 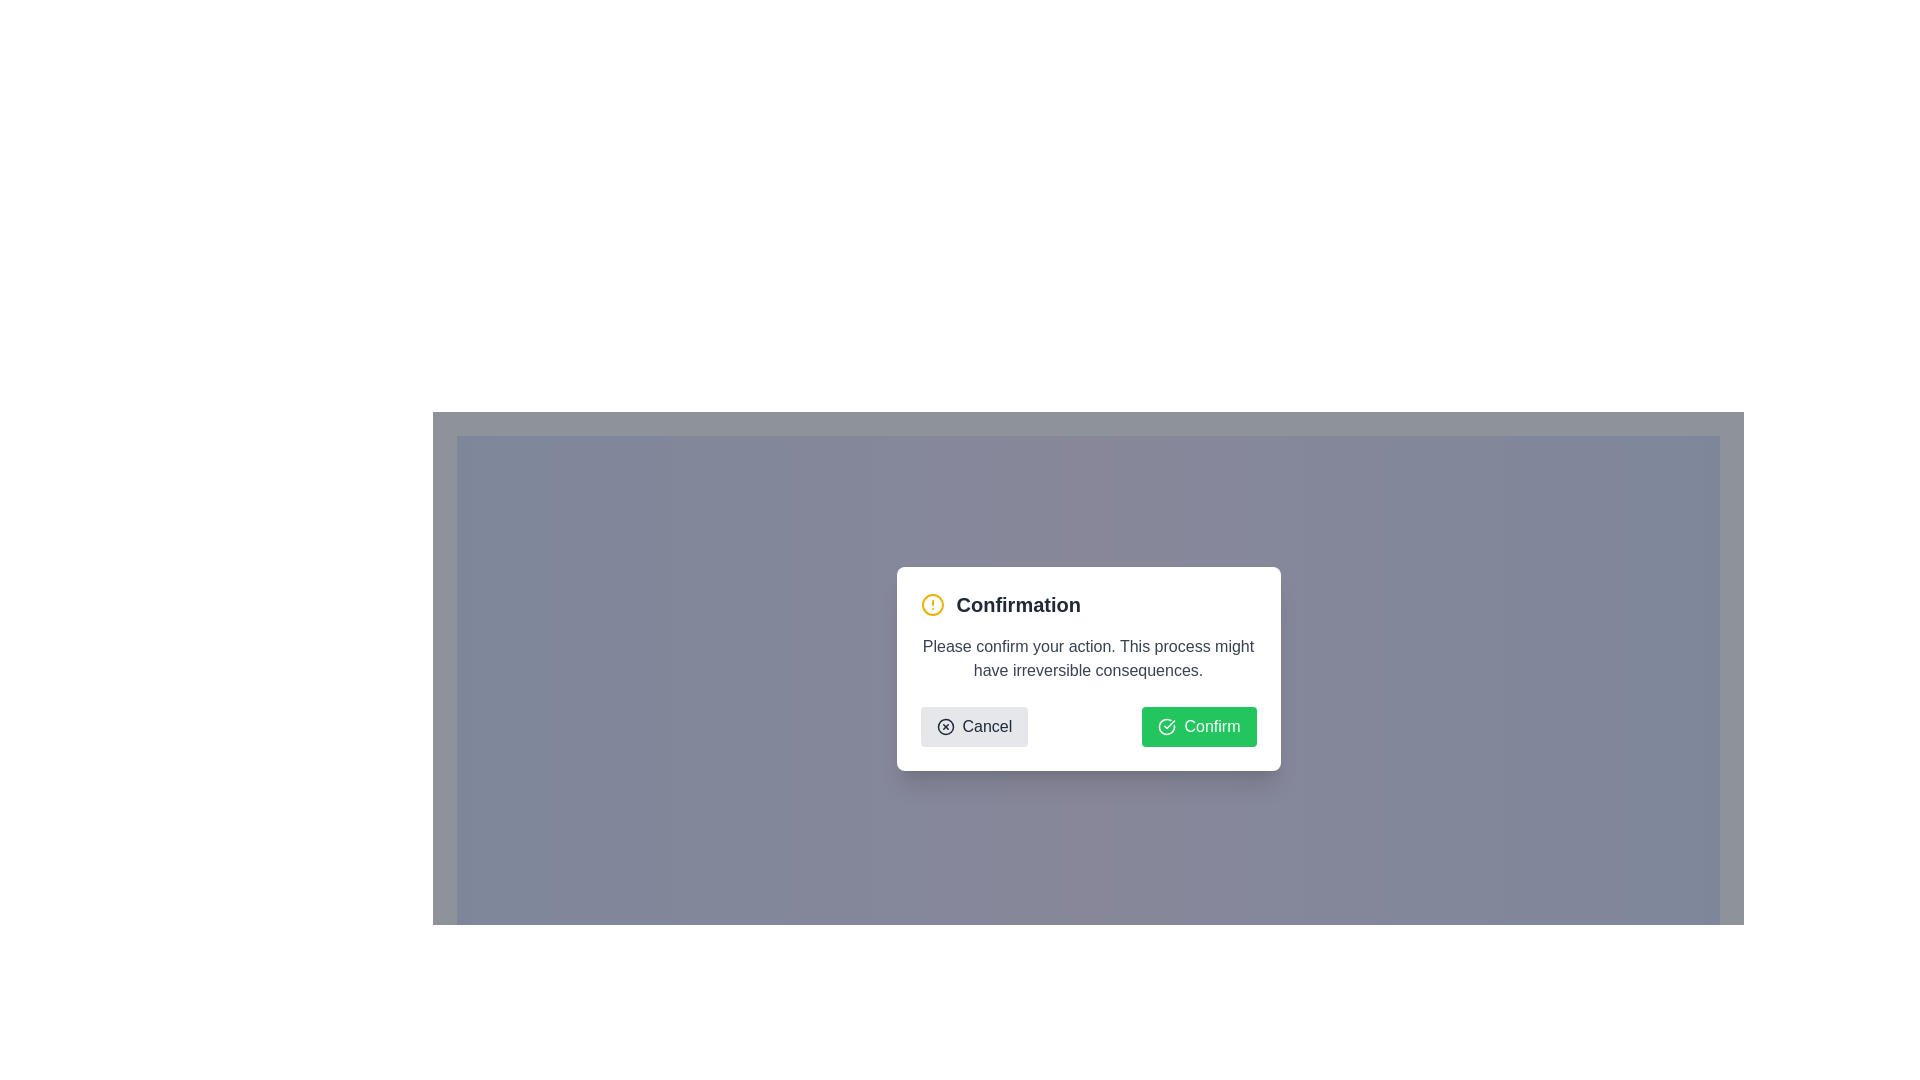 What do you see at coordinates (1199, 726) in the screenshot?
I see `the confirm button located at the bottom-right corner of the modal dialog to affirm the user action` at bounding box center [1199, 726].